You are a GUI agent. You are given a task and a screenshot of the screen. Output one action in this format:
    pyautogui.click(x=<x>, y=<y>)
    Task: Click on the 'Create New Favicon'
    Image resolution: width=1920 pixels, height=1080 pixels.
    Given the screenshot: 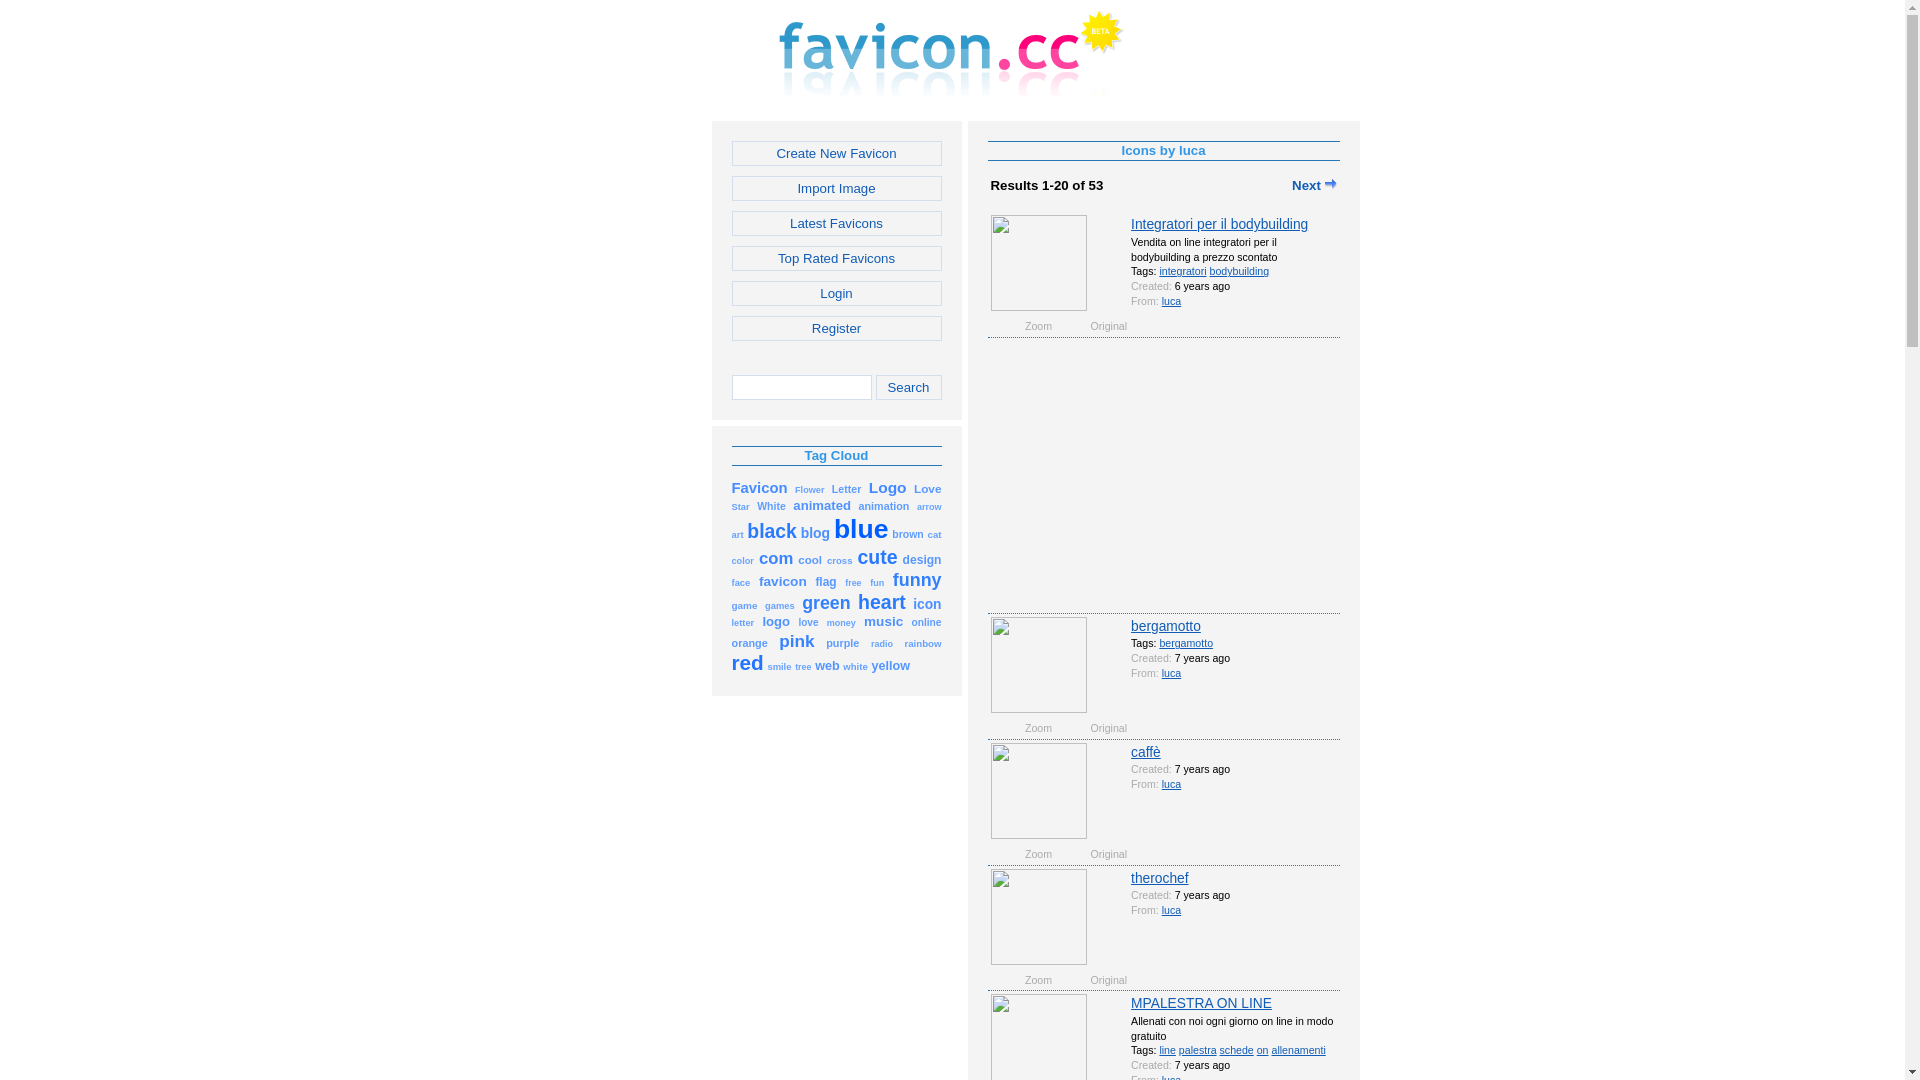 What is the action you would take?
    pyautogui.click(x=836, y=152)
    